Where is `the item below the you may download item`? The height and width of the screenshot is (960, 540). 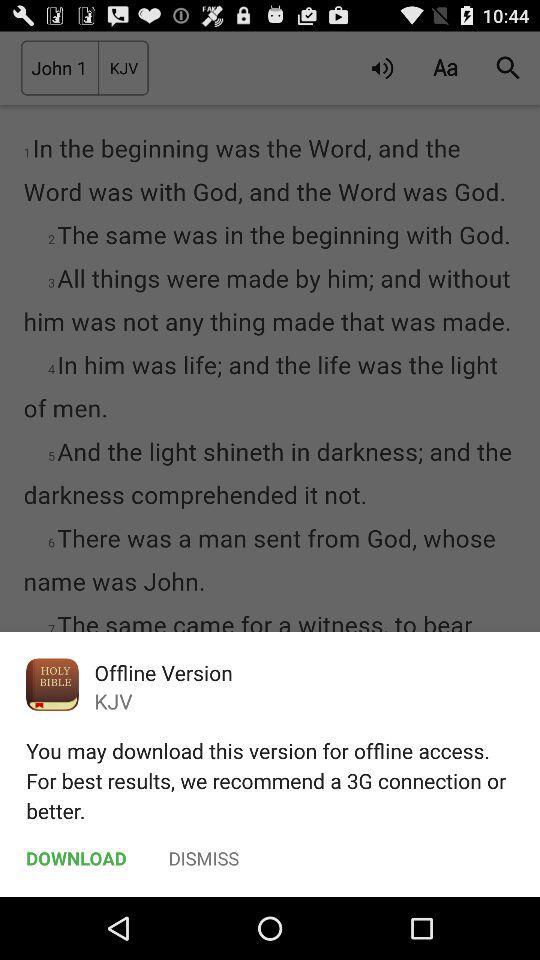 the item below the you may download item is located at coordinates (203, 857).